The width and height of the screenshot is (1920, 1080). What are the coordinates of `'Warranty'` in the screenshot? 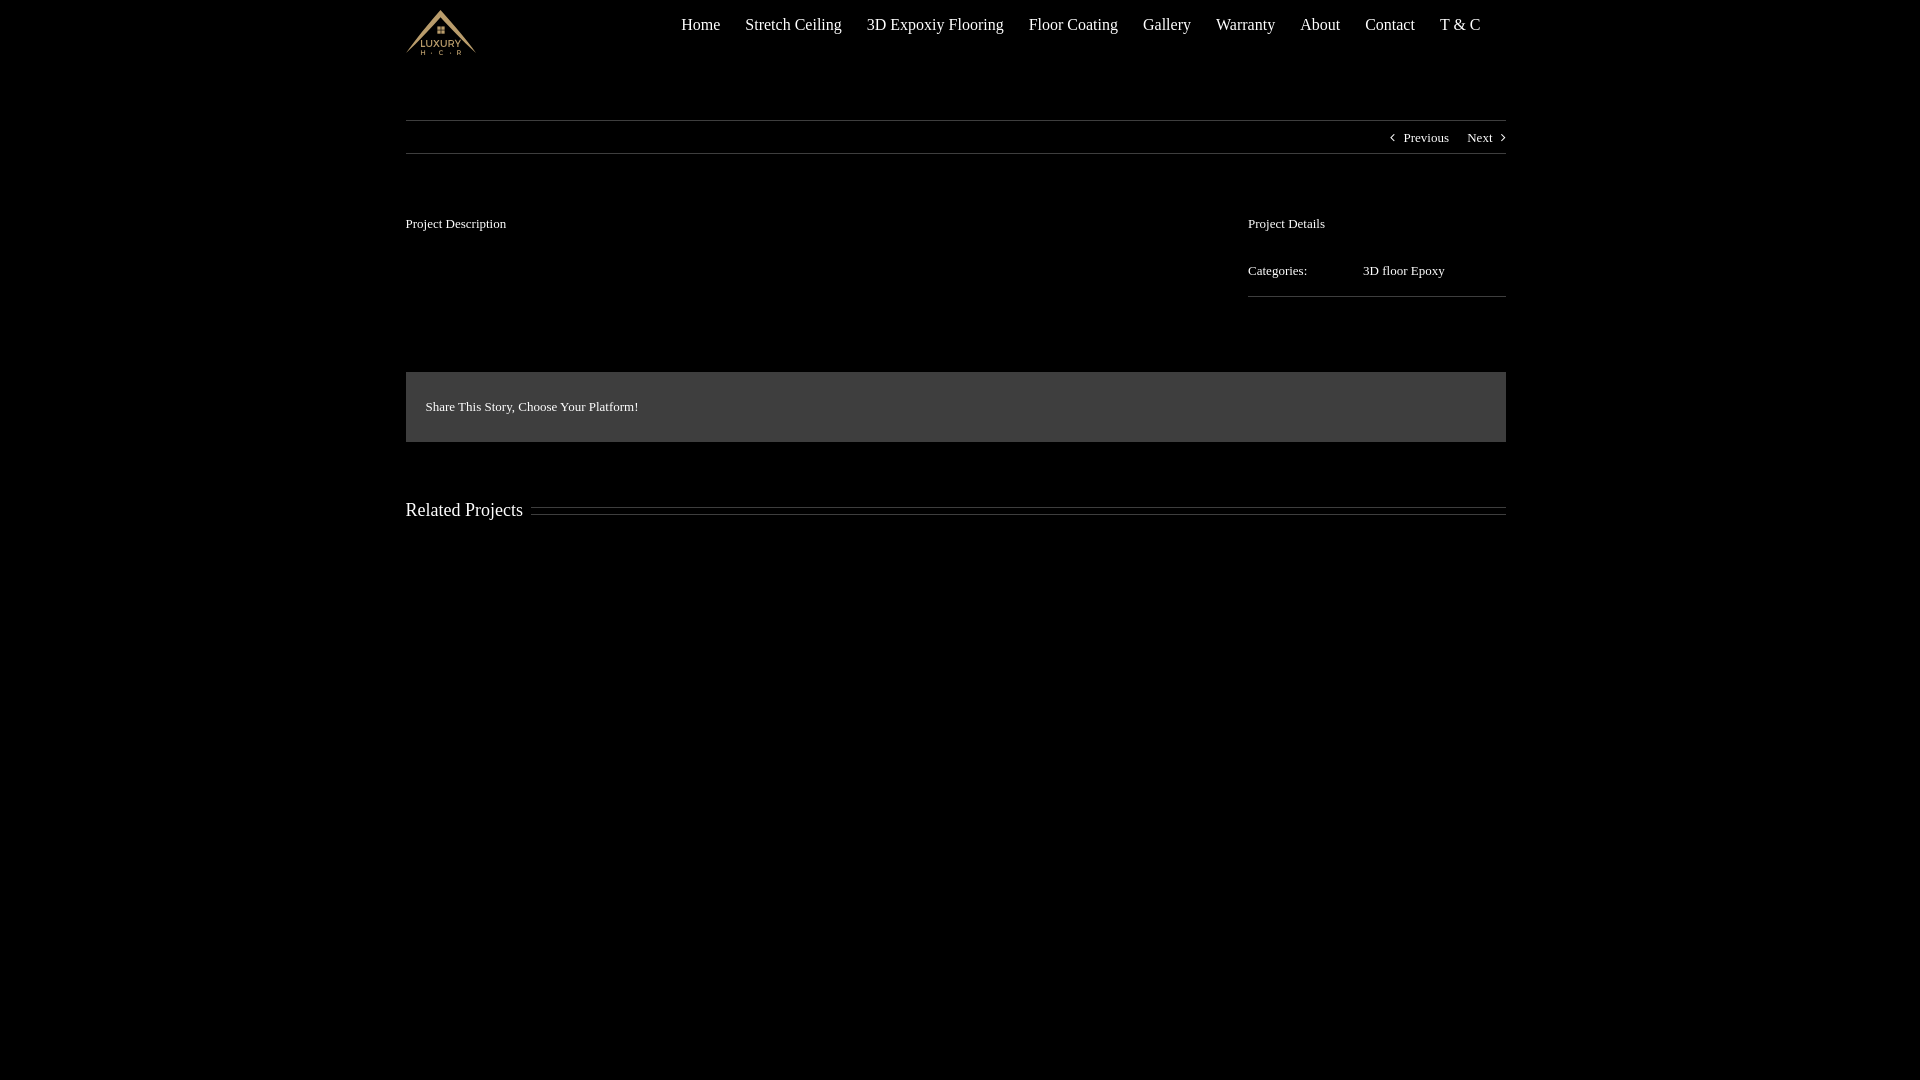 It's located at (1244, 24).